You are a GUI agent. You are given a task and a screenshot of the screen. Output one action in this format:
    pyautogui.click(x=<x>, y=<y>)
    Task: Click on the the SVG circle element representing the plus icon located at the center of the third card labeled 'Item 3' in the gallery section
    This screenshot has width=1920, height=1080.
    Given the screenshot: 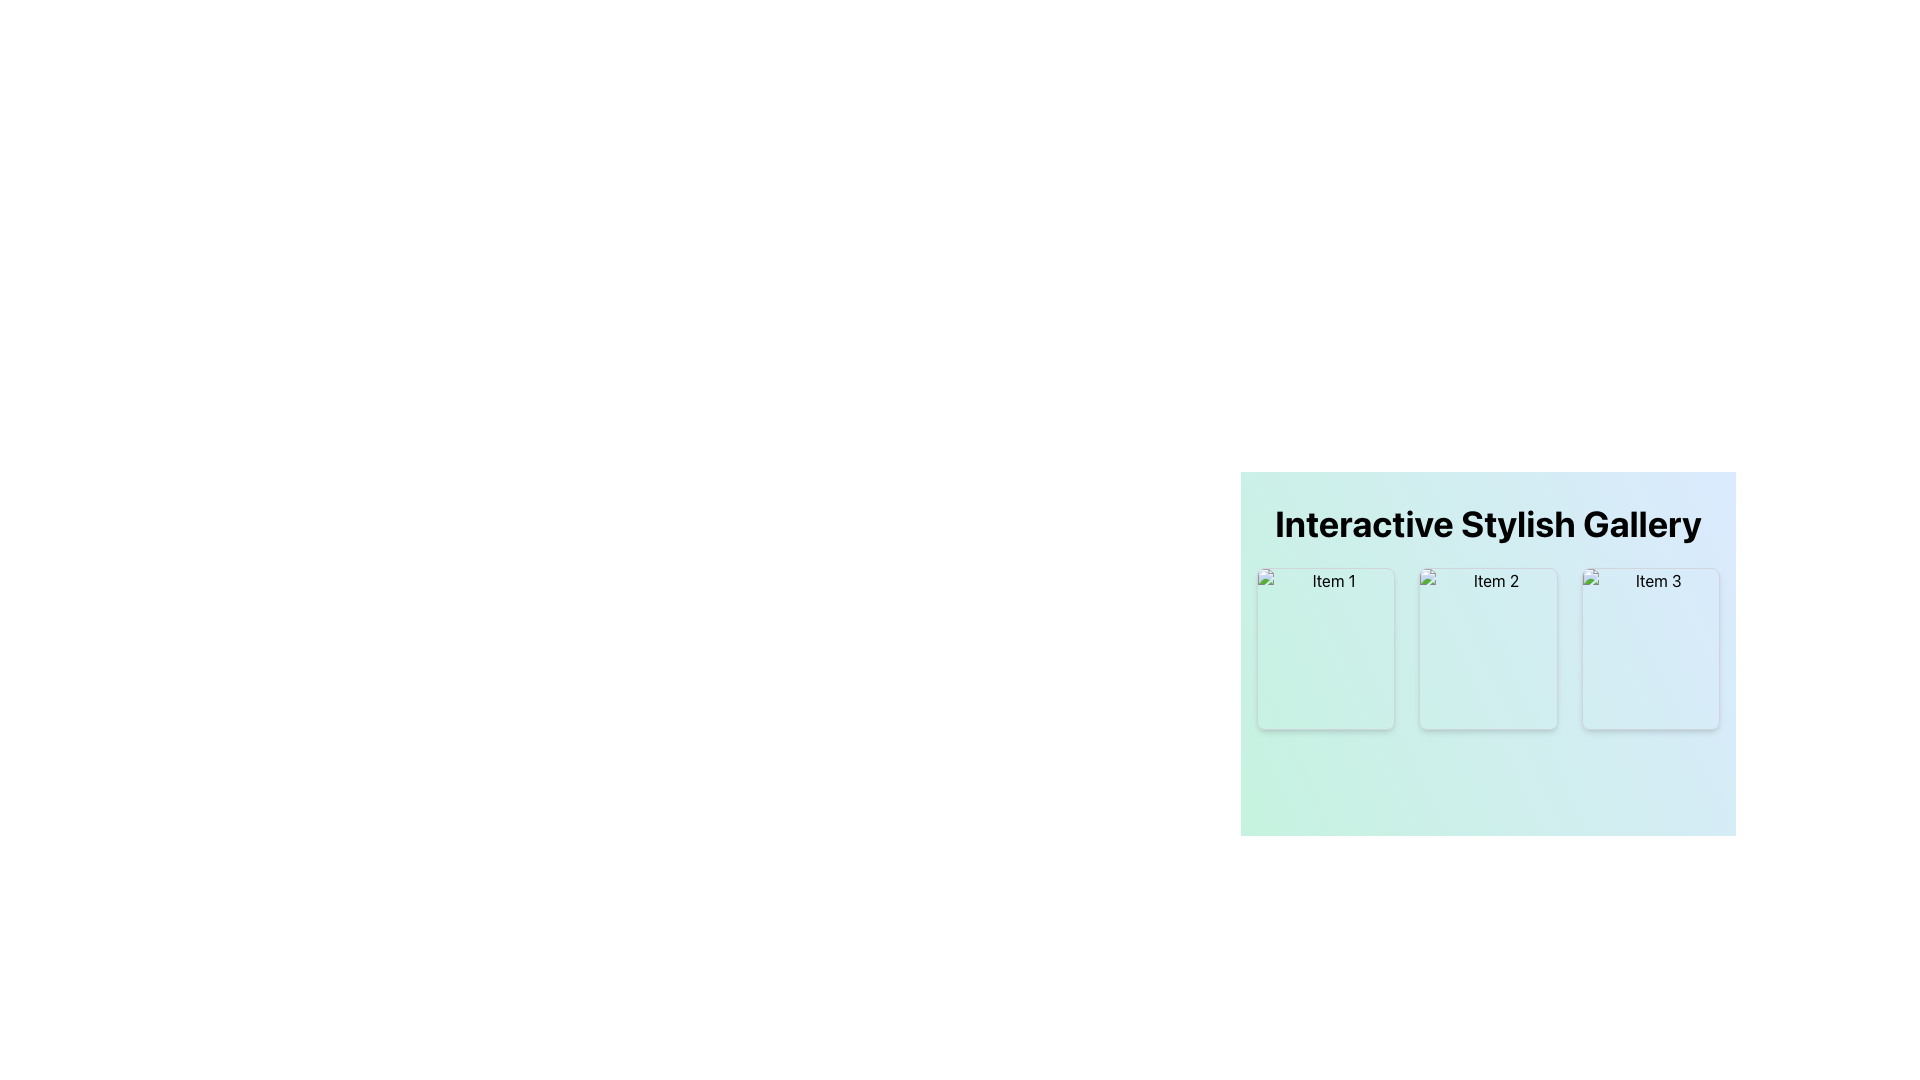 What is the action you would take?
    pyautogui.click(x=1650, y=648)
    